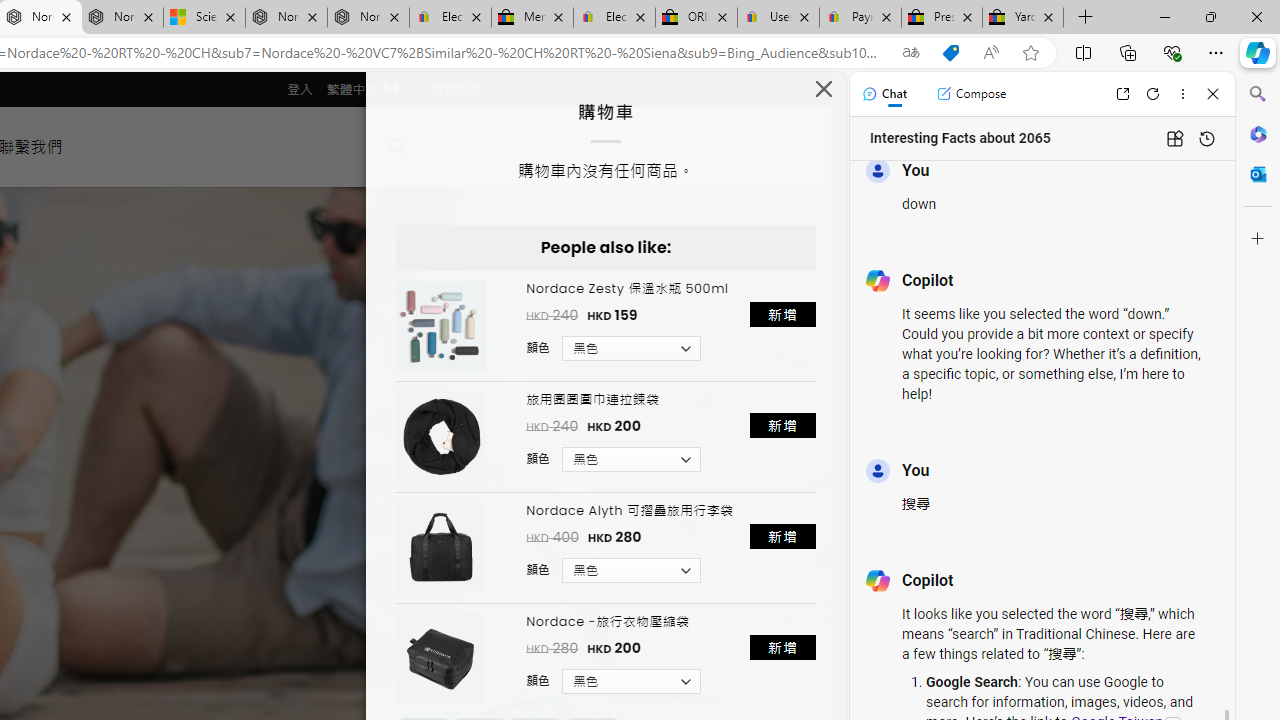 Image resolution: width=1280 pixels, height=720 pixels. I want to click on 'Class: feather feather-x', so click(824, 87).